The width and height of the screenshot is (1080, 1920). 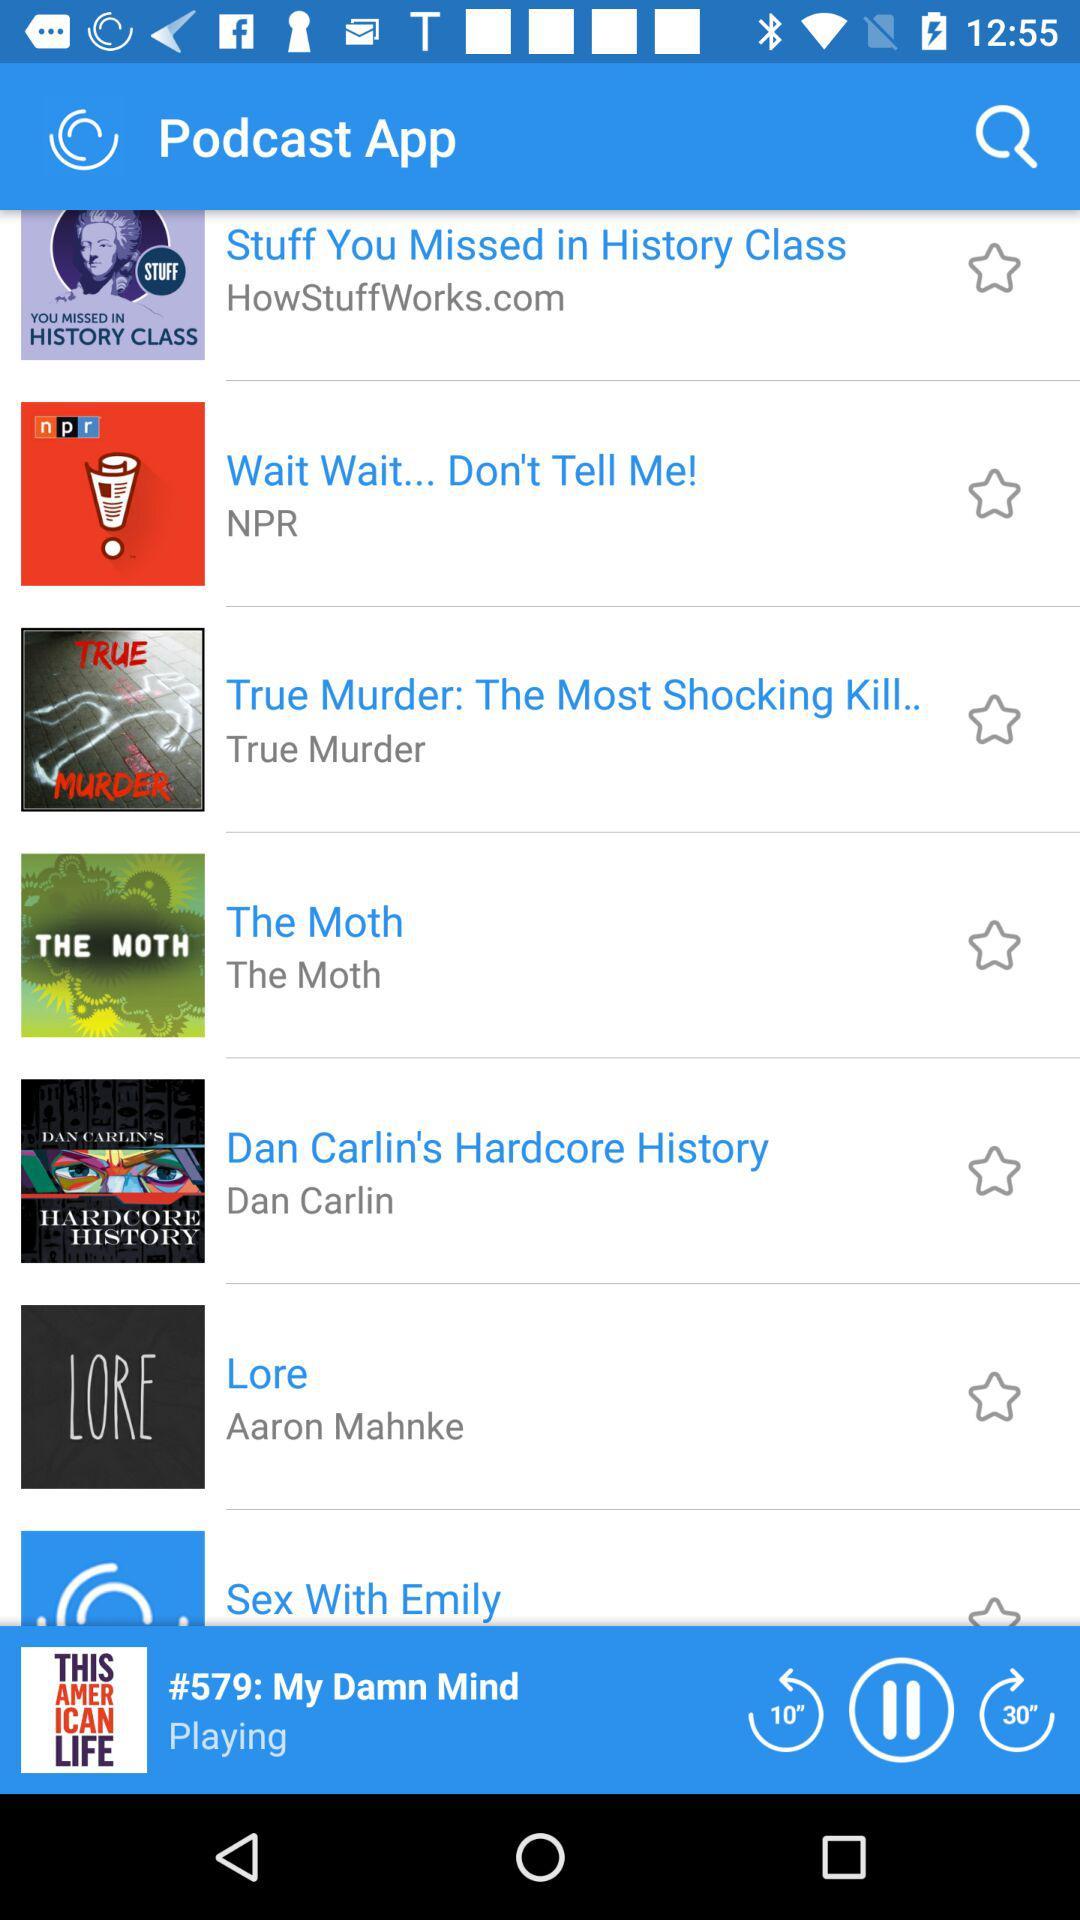 I want to click on voltar a musica 10 segundos, so click(x=785, y=1708).